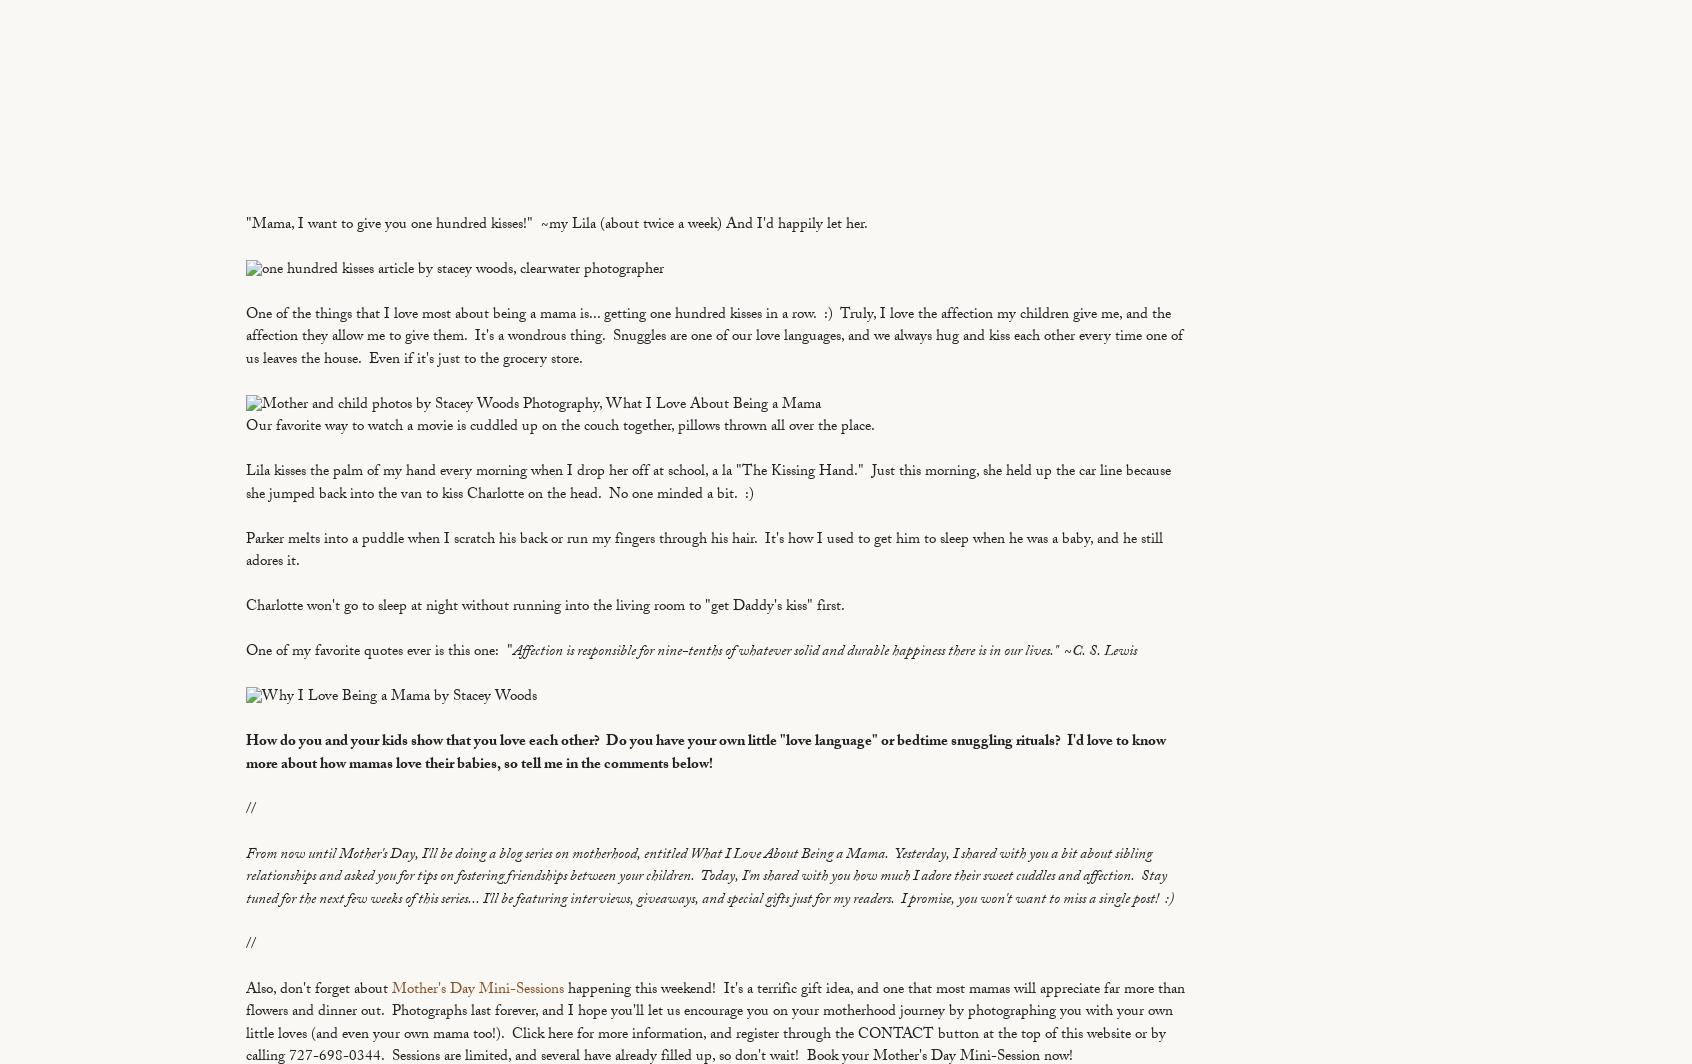 The image size is (1692, 1064). What do you see at coordinates (476, 990) in the screenshot?
I see `'Mother's Day Mini-Sessions'` at bounding box center [476, 990].